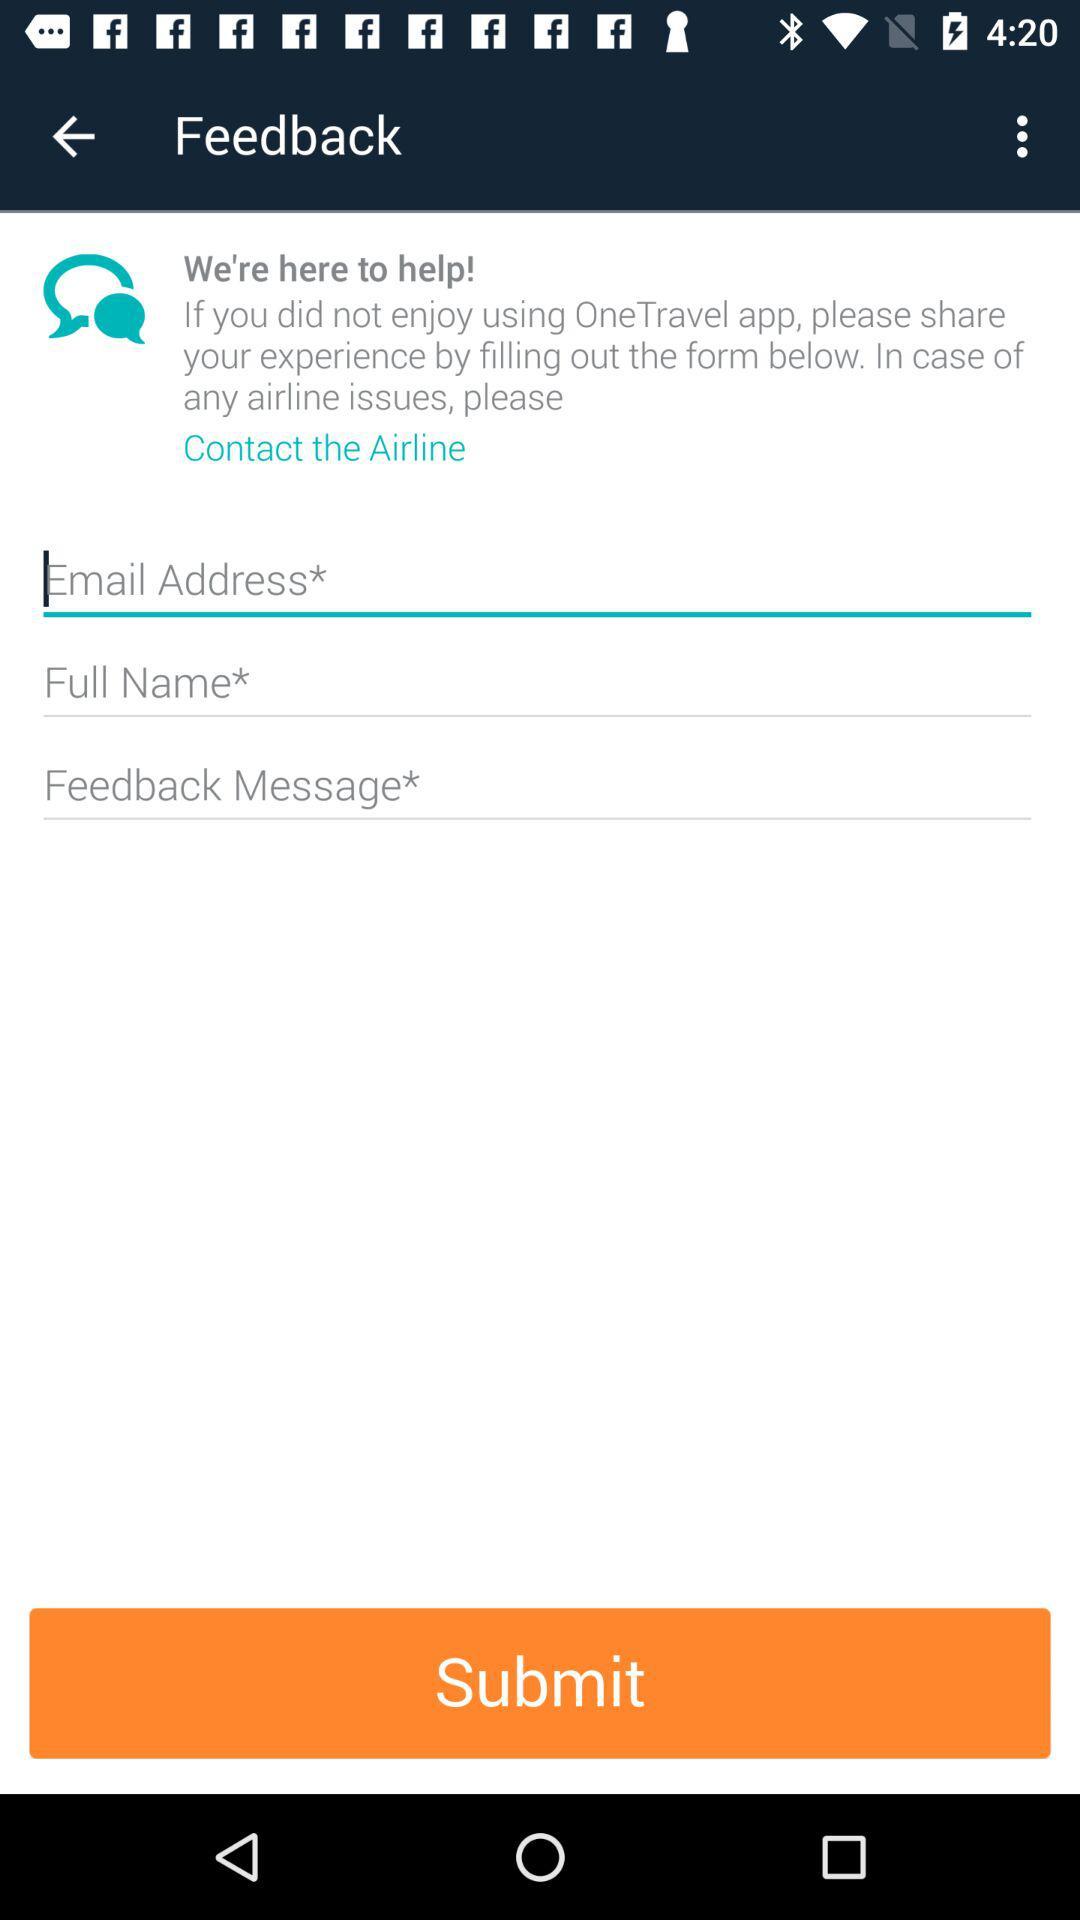 This screenshot has width=1080, height=1920. I want to click on the field below full name, so click(536, 792).